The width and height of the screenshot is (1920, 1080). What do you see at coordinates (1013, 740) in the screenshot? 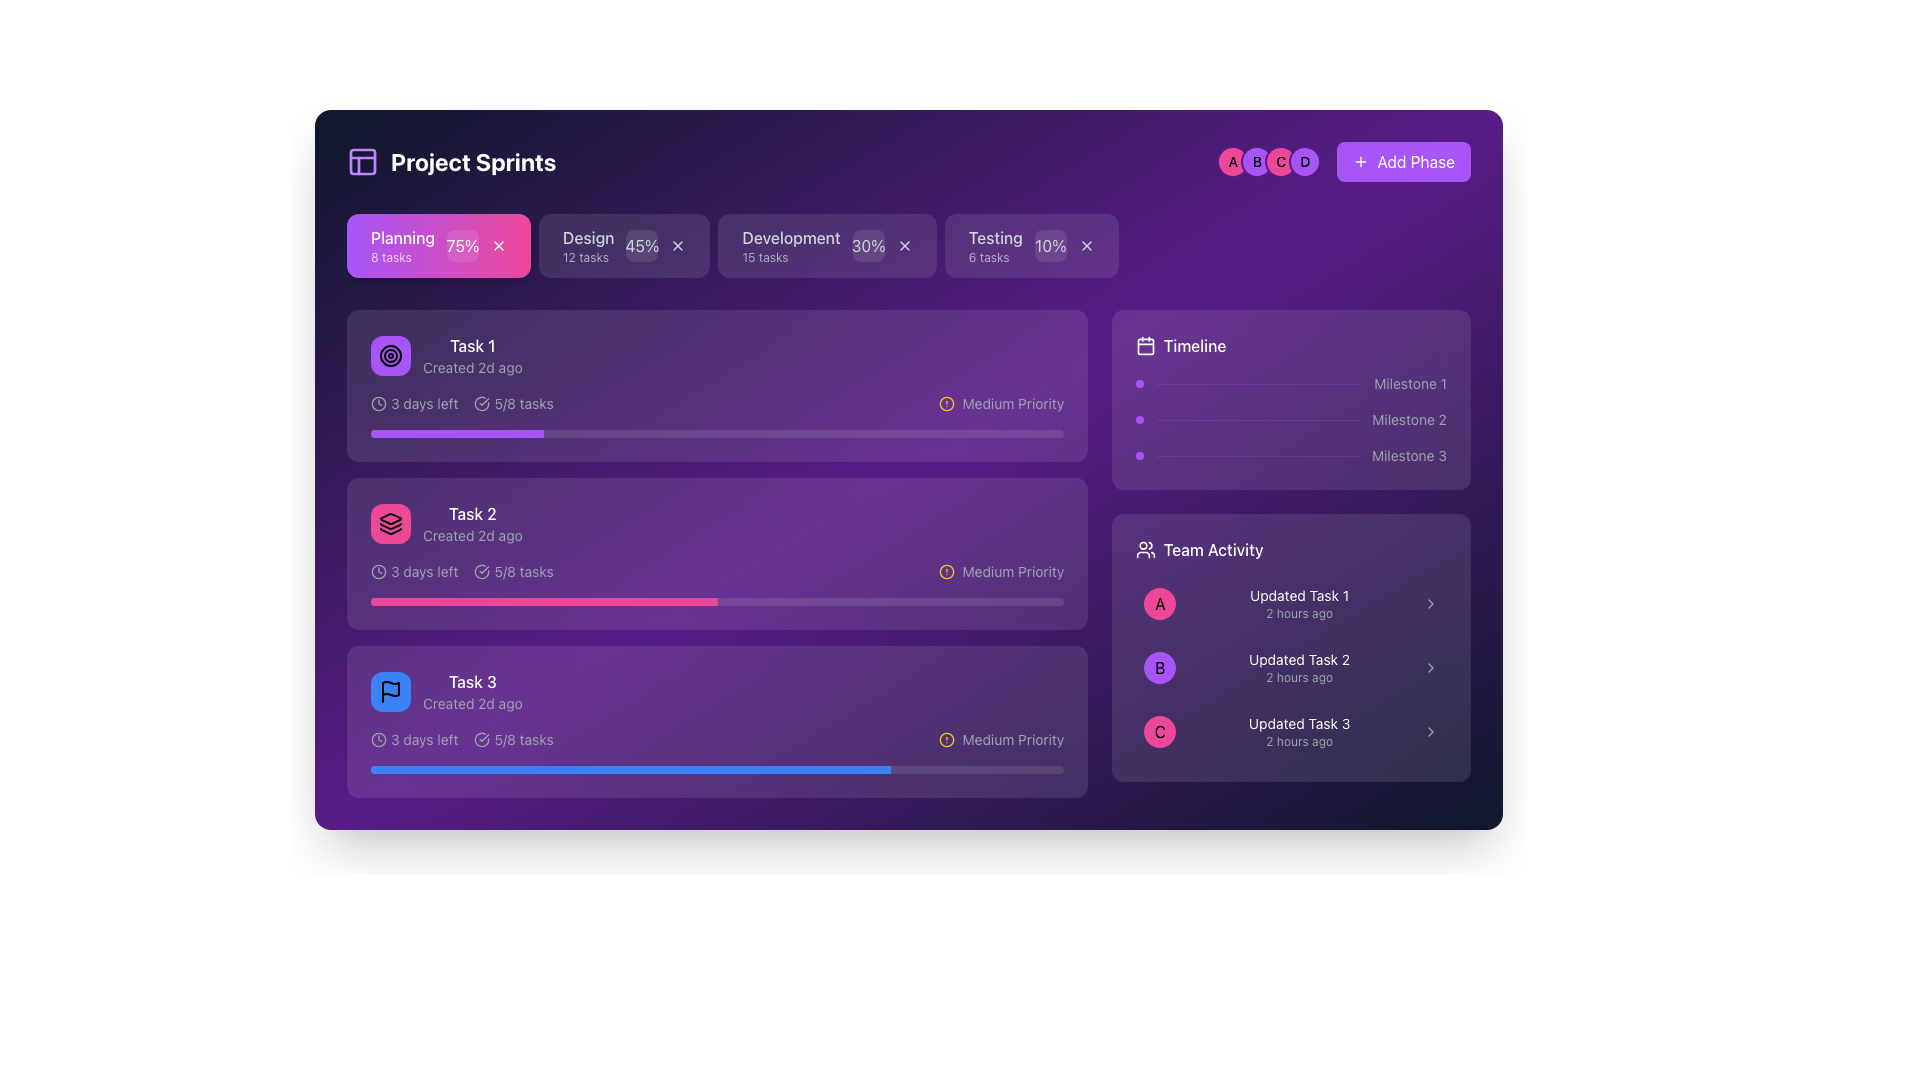
I see `the 'Medium Priority' text label that indicates the associated task's medium priority, located to the right of the third task's progress bar in the project management interface` at bounding box center [1013, 740].